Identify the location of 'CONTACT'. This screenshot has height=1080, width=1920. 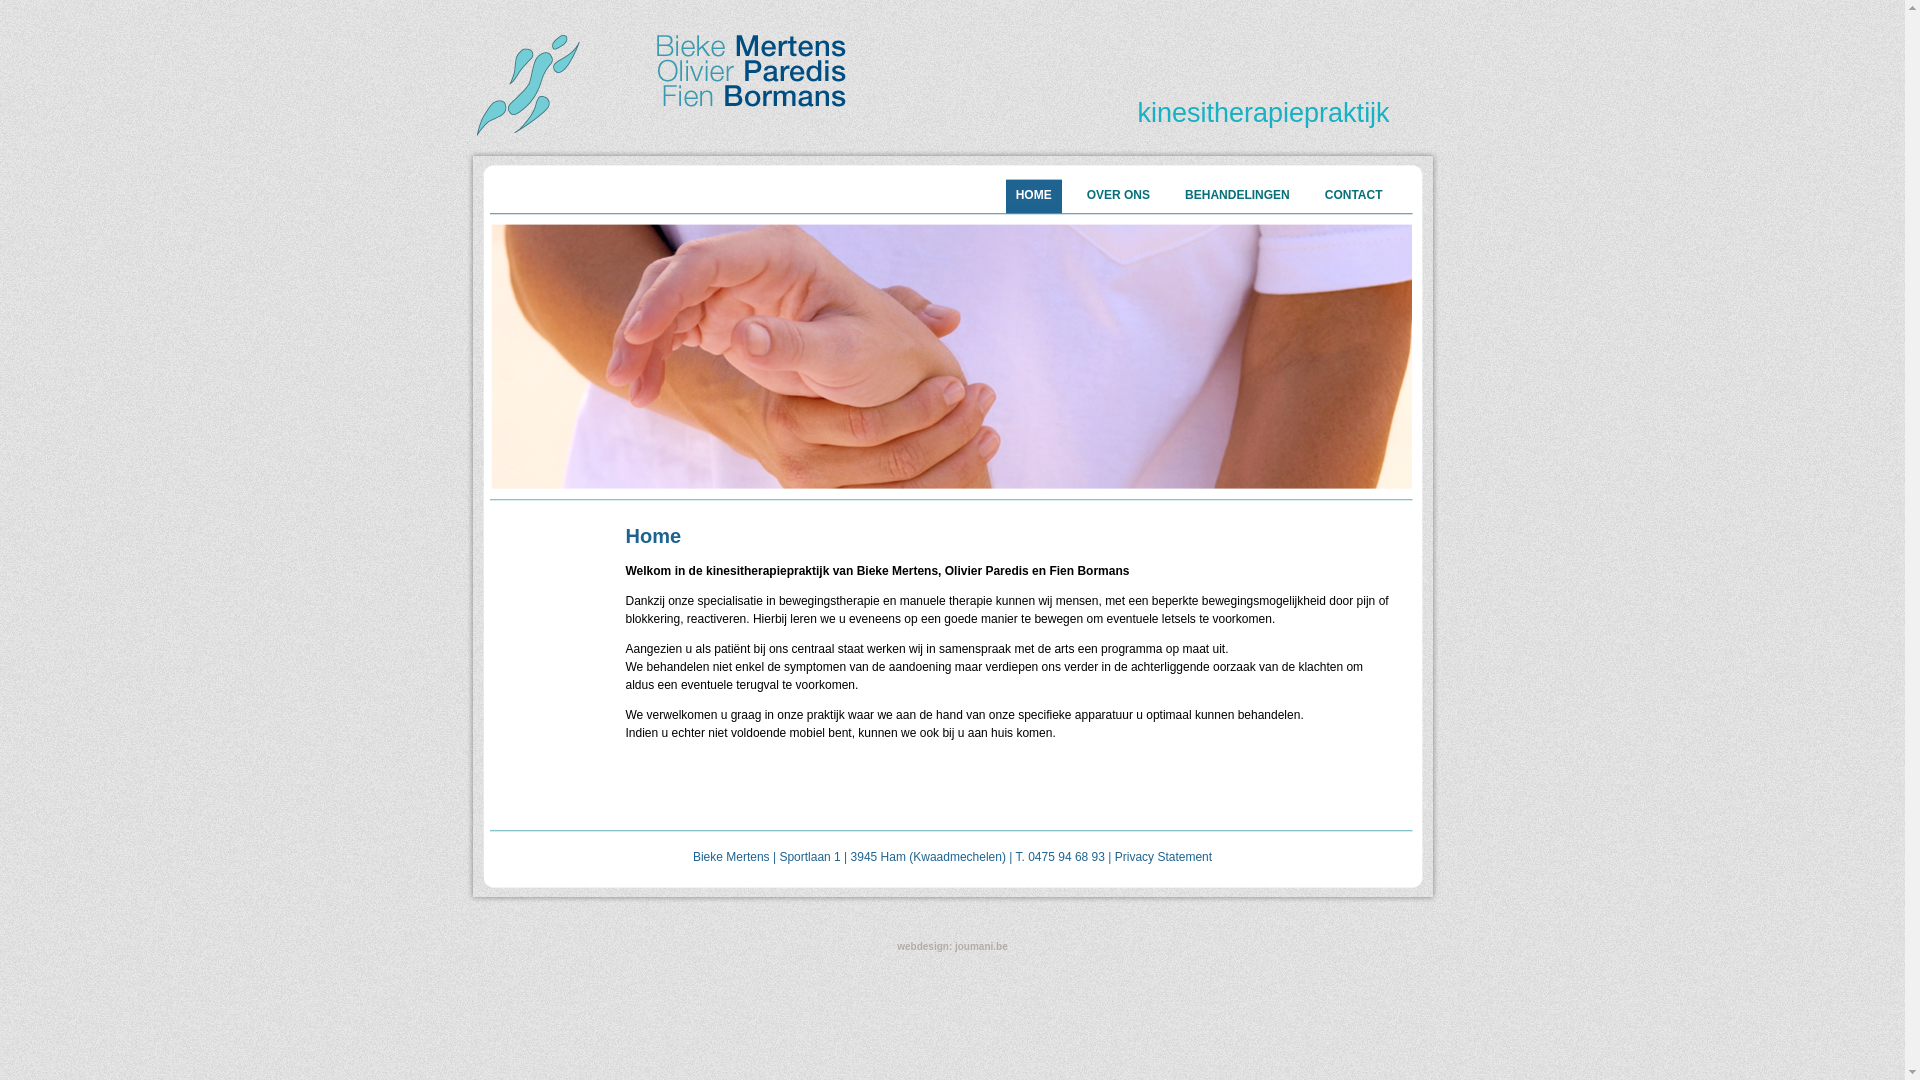
(1315, 195).